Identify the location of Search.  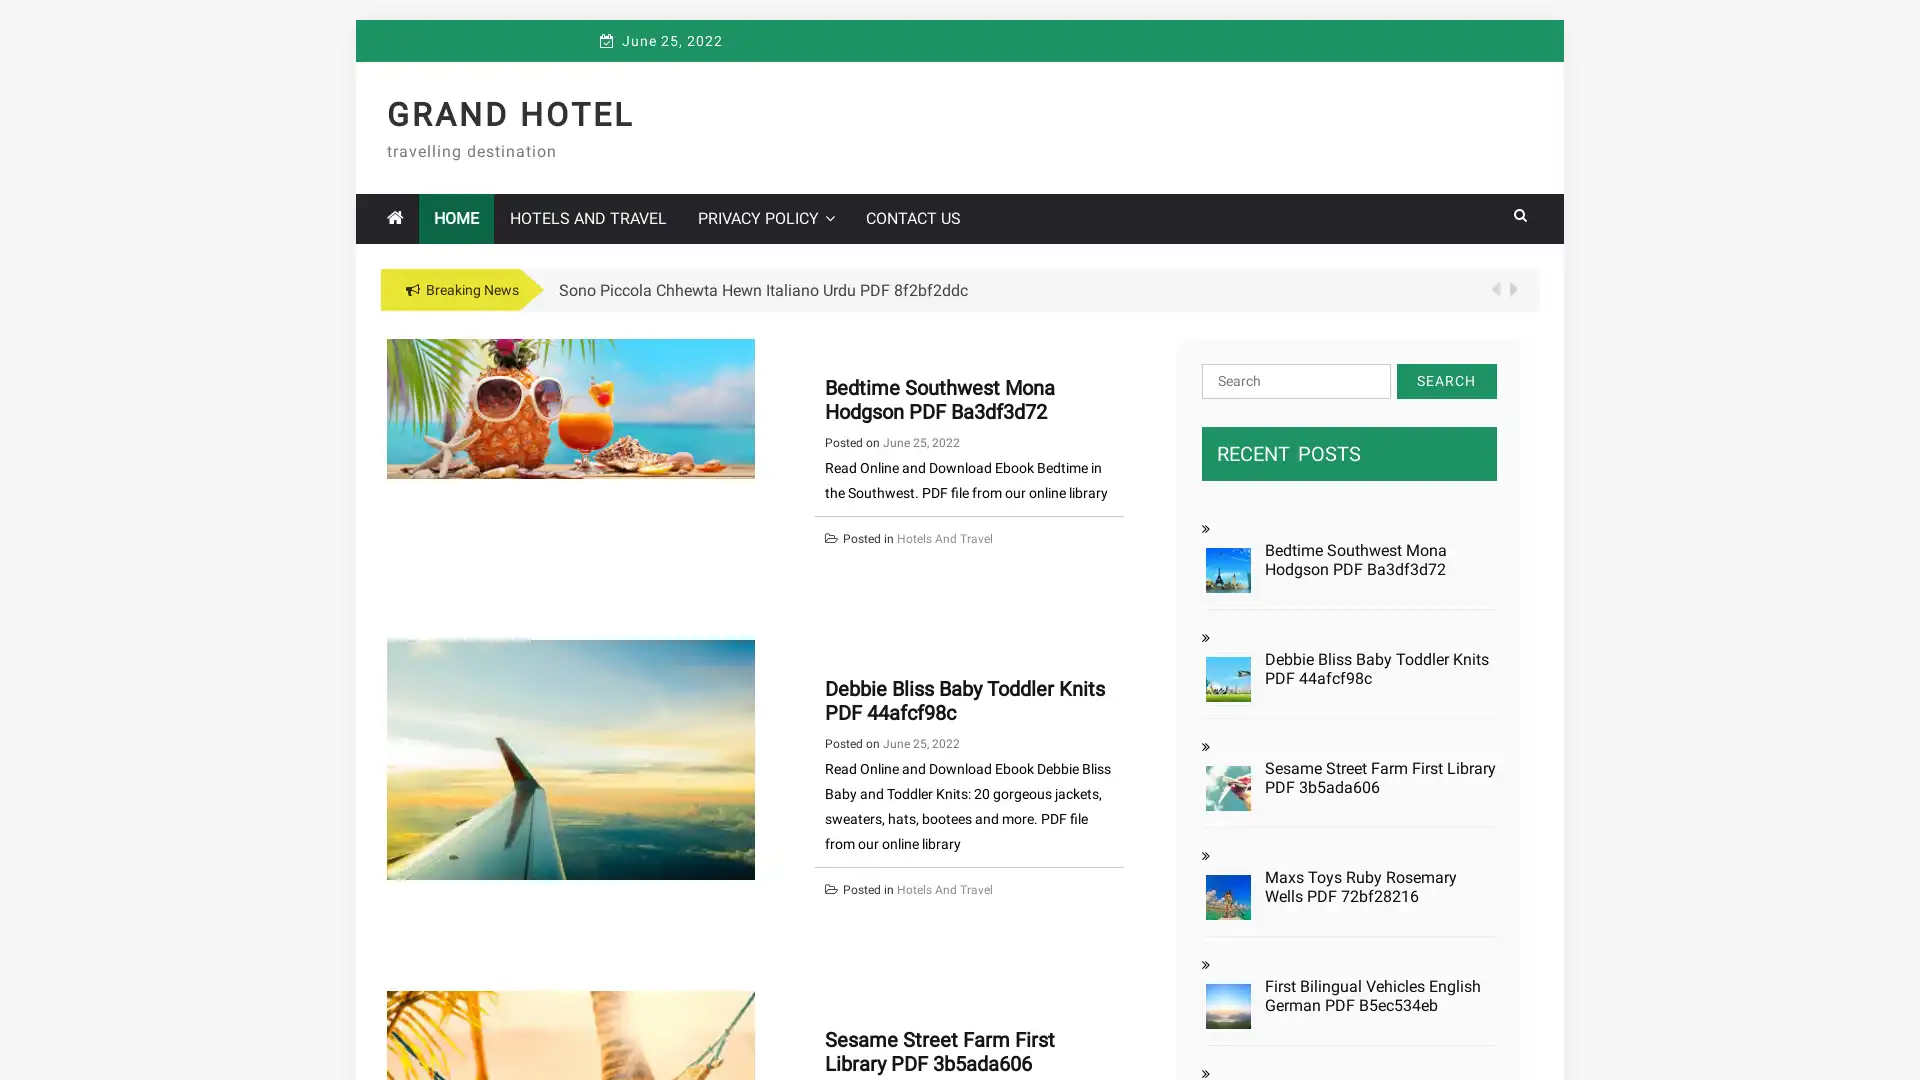
(1445, 380).